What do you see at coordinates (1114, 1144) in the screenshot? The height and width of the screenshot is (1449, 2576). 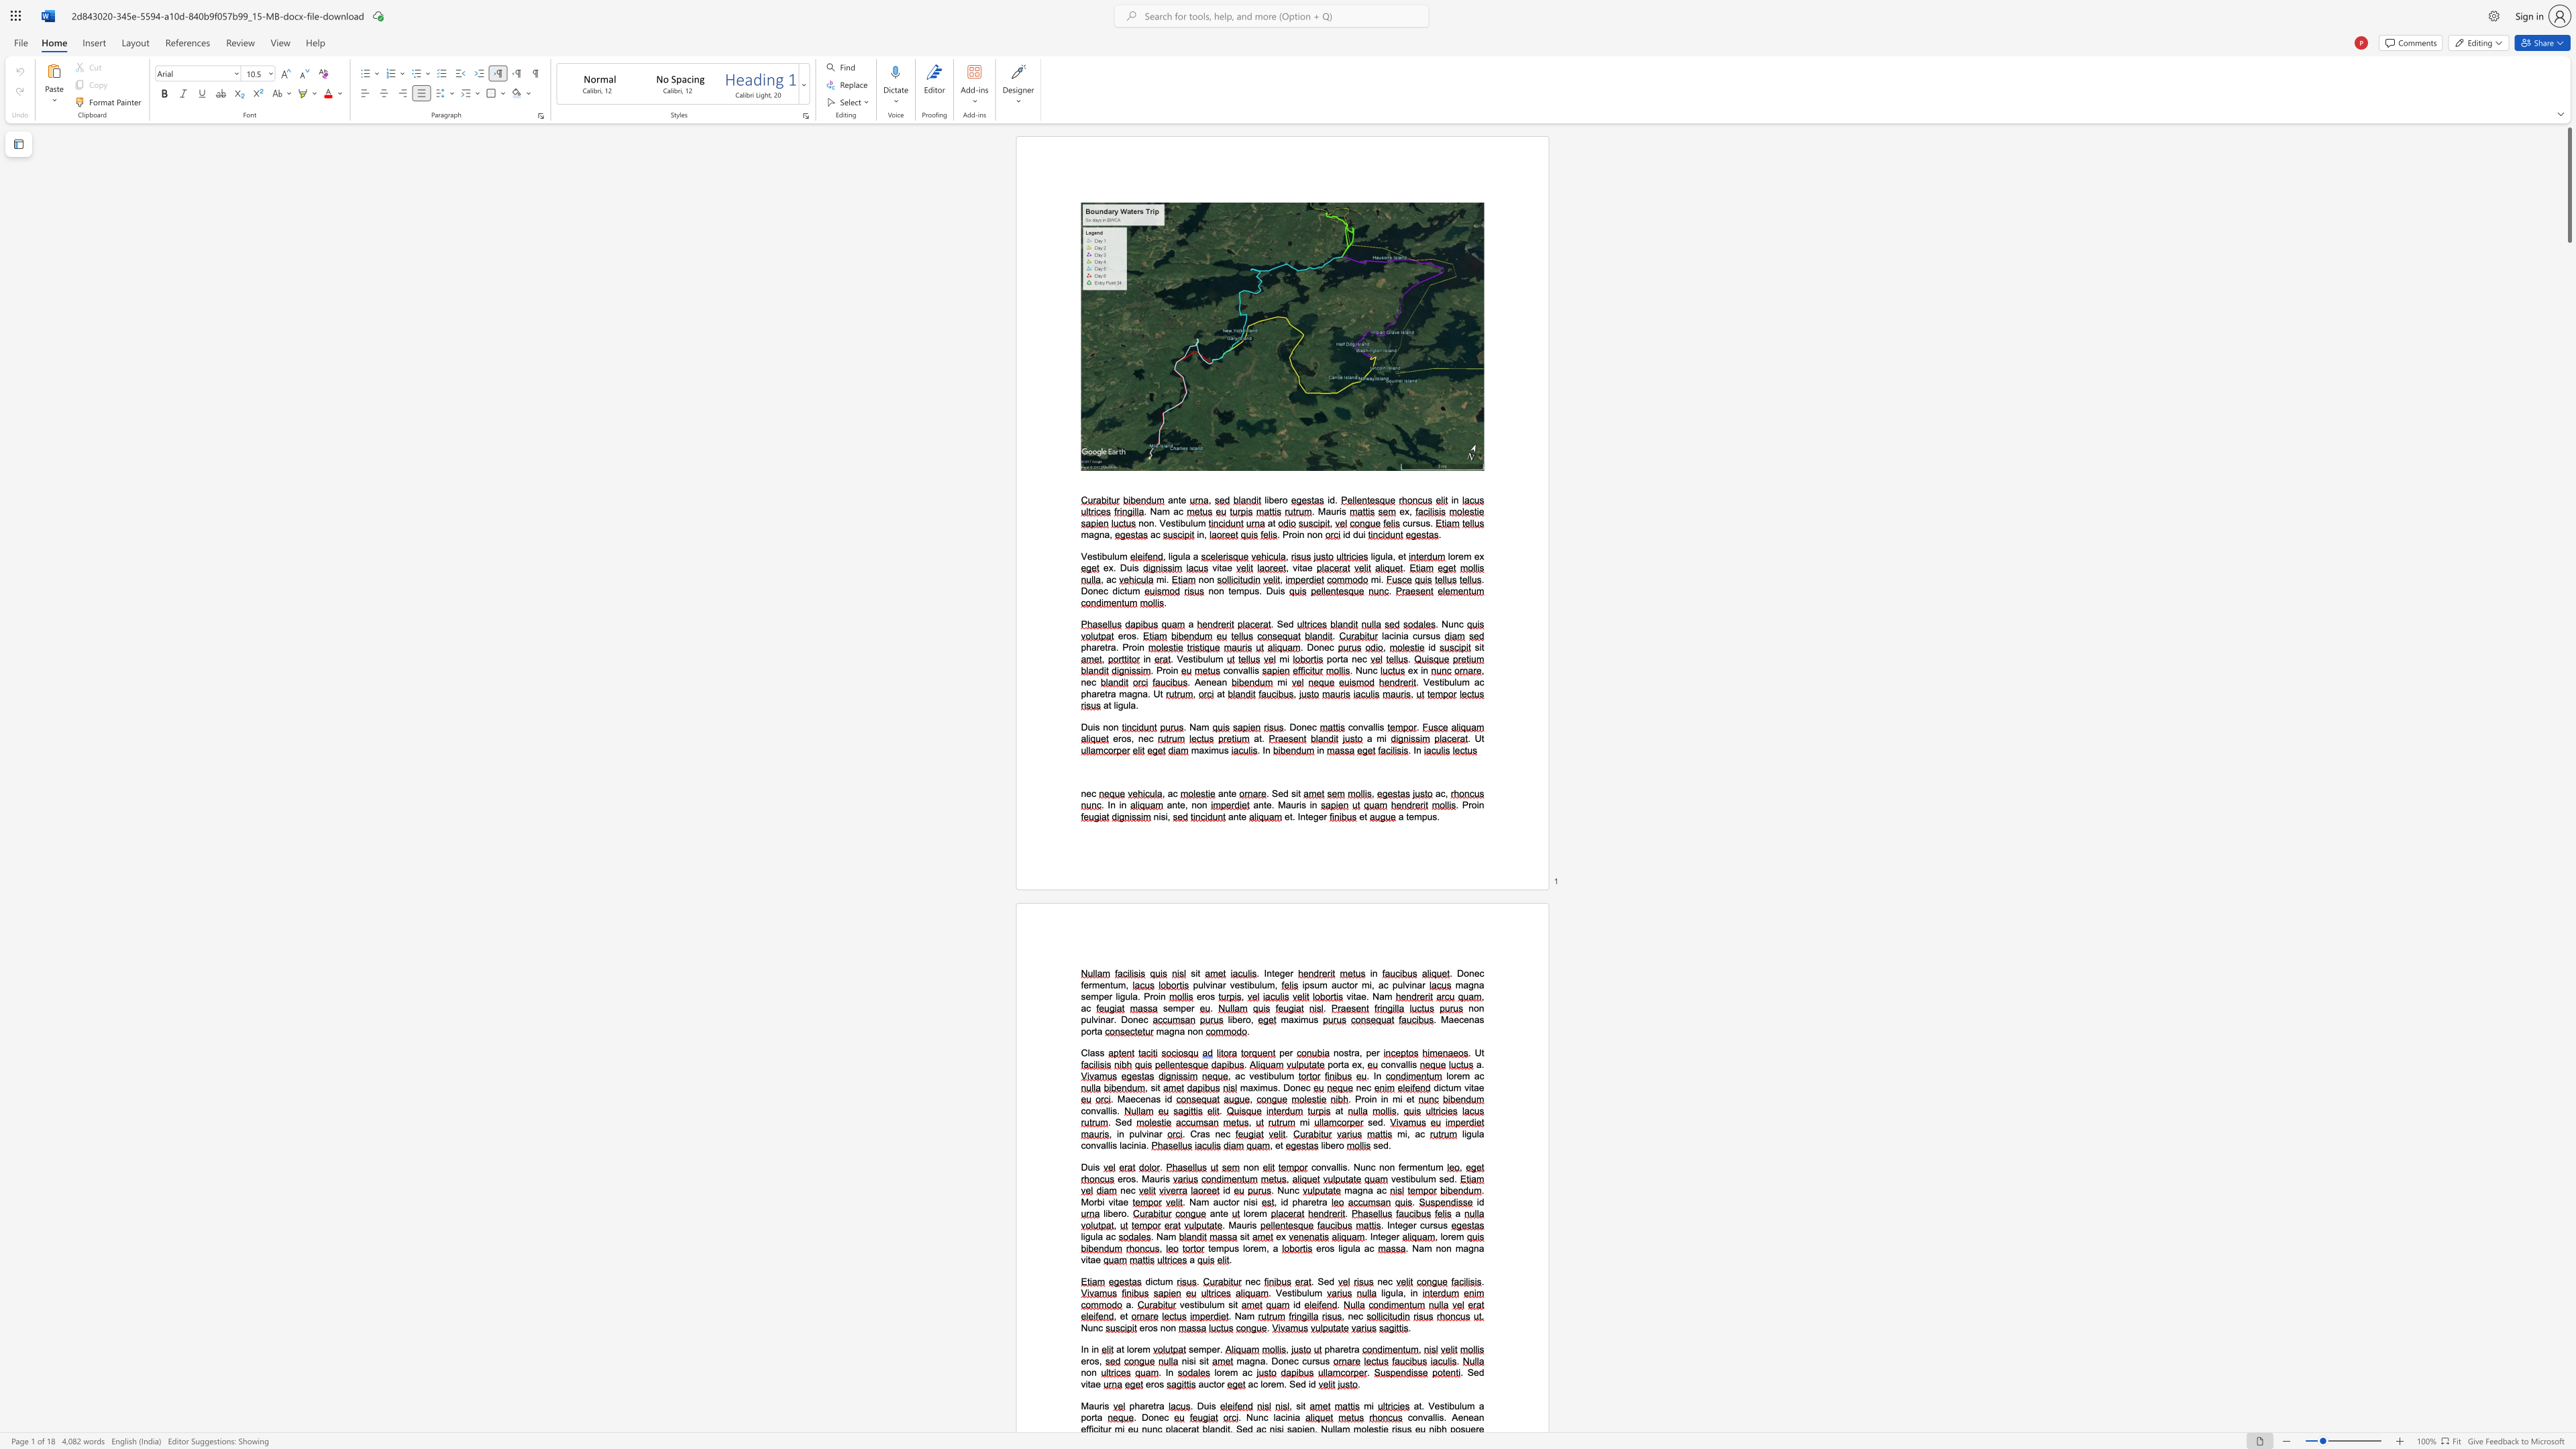 I see `the 1th character "s" in the text` at bounding box center [1114, 1144].